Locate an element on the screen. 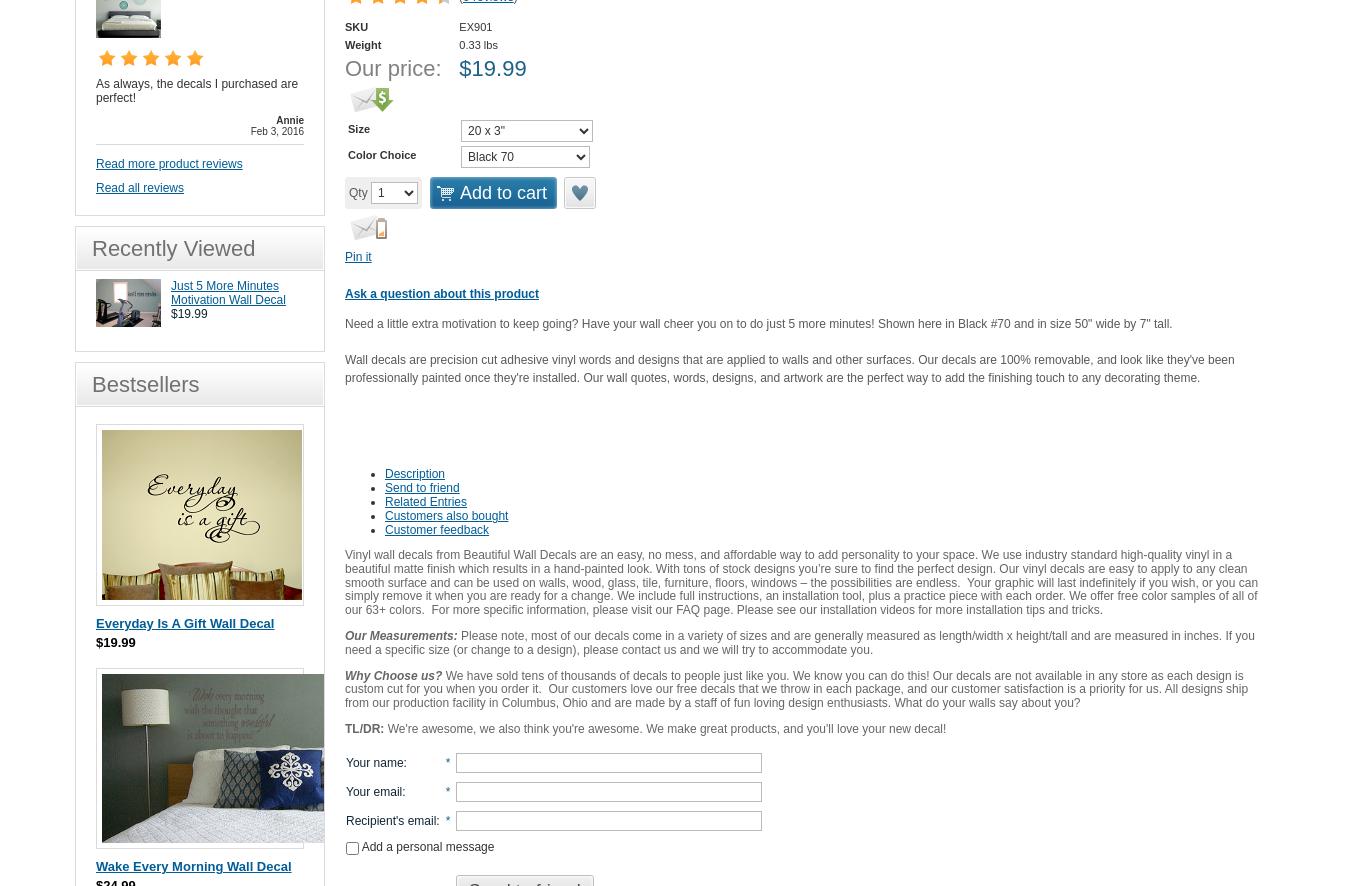 The image size is (1350, 886). 'Related Entries' is located at coordinates (385, 501).